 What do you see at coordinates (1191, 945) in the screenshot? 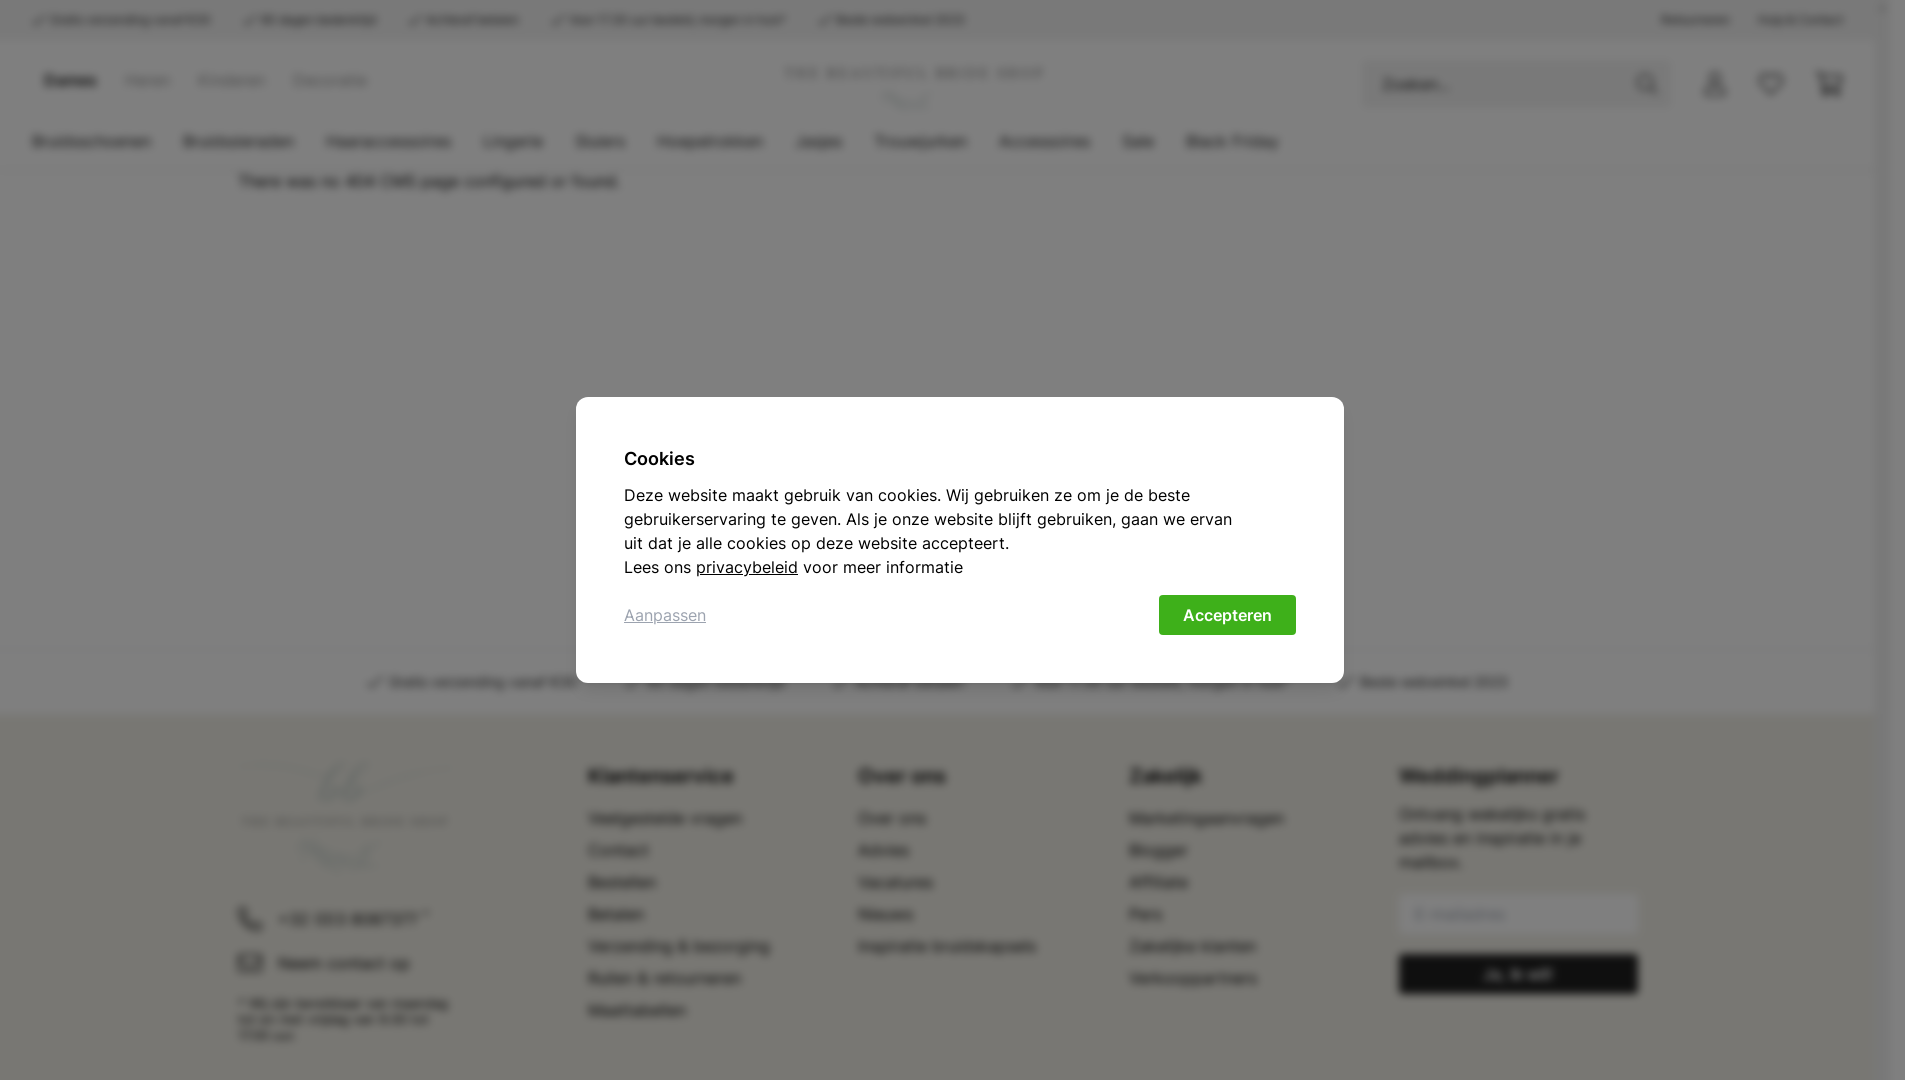
I see `'Zakelijke klanten'` at bounding box center [1191, 945].